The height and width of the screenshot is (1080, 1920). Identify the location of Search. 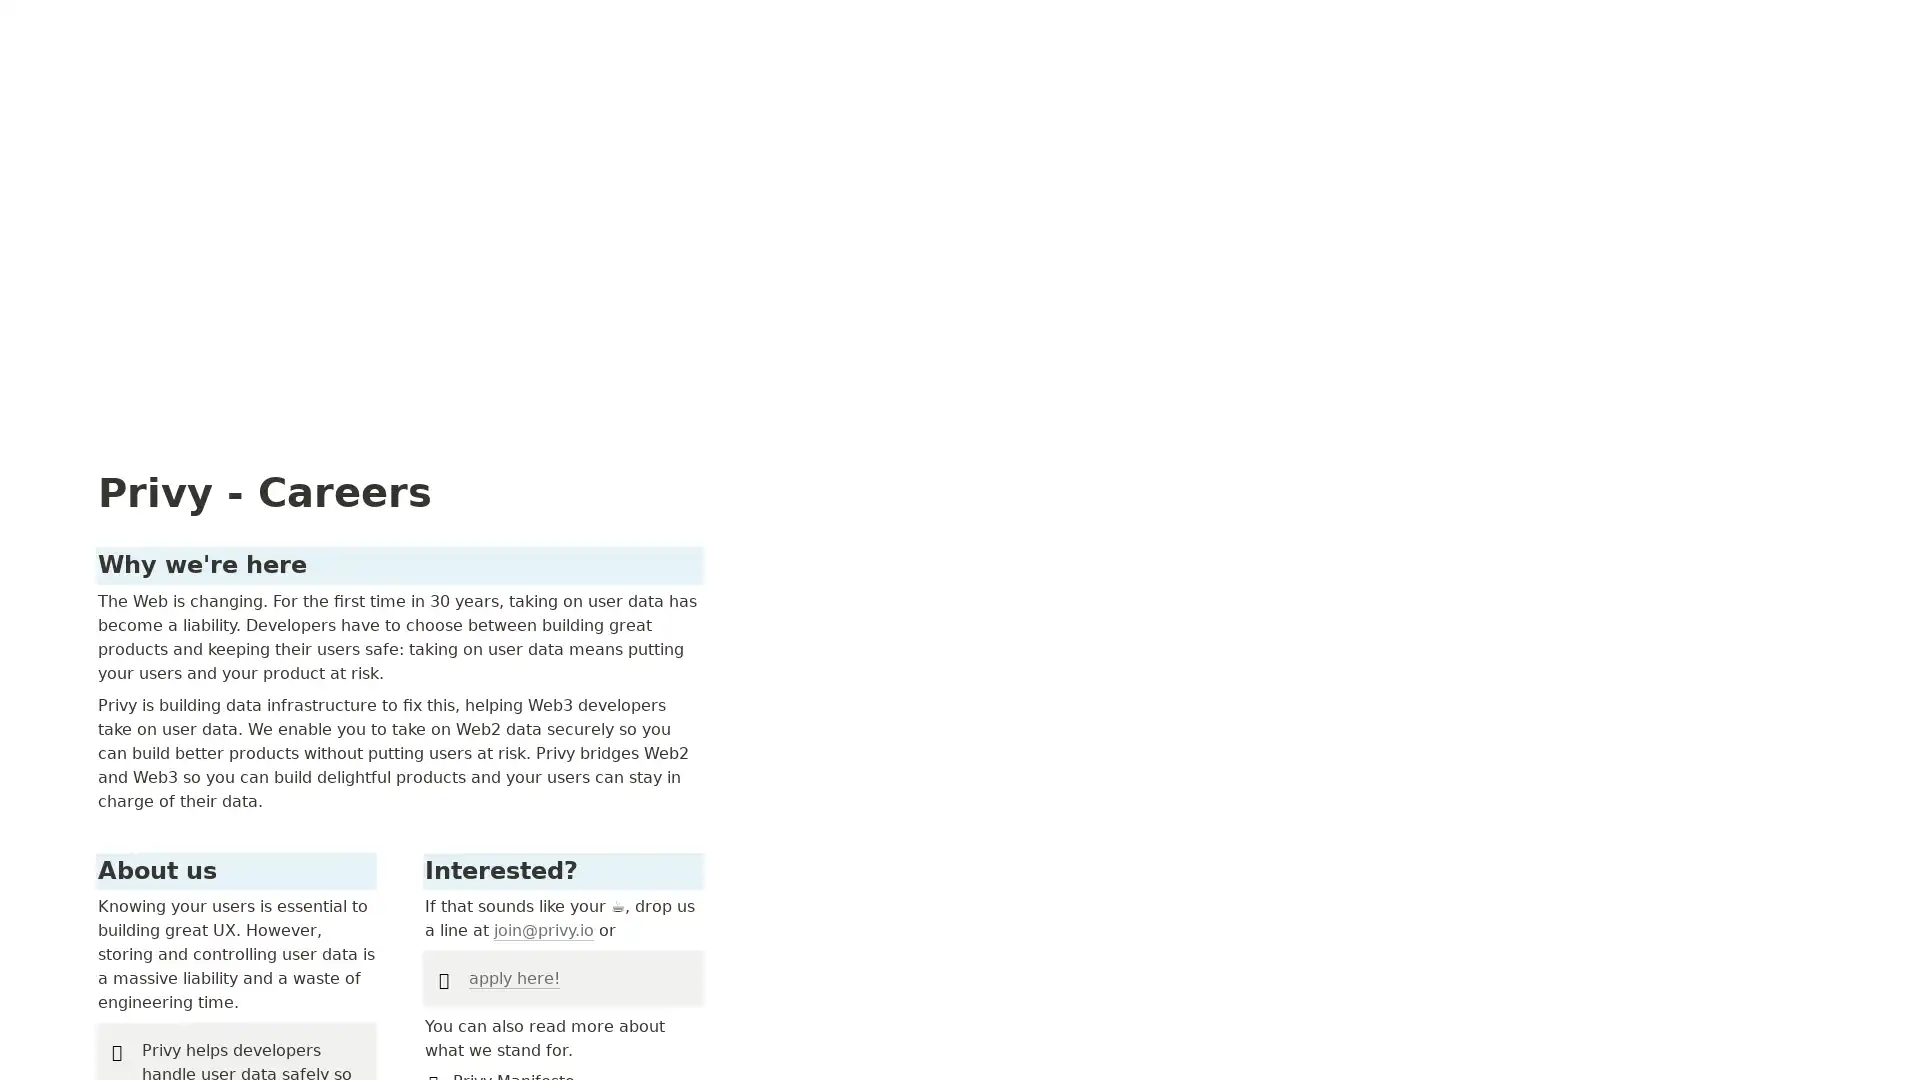
(1706, 22).